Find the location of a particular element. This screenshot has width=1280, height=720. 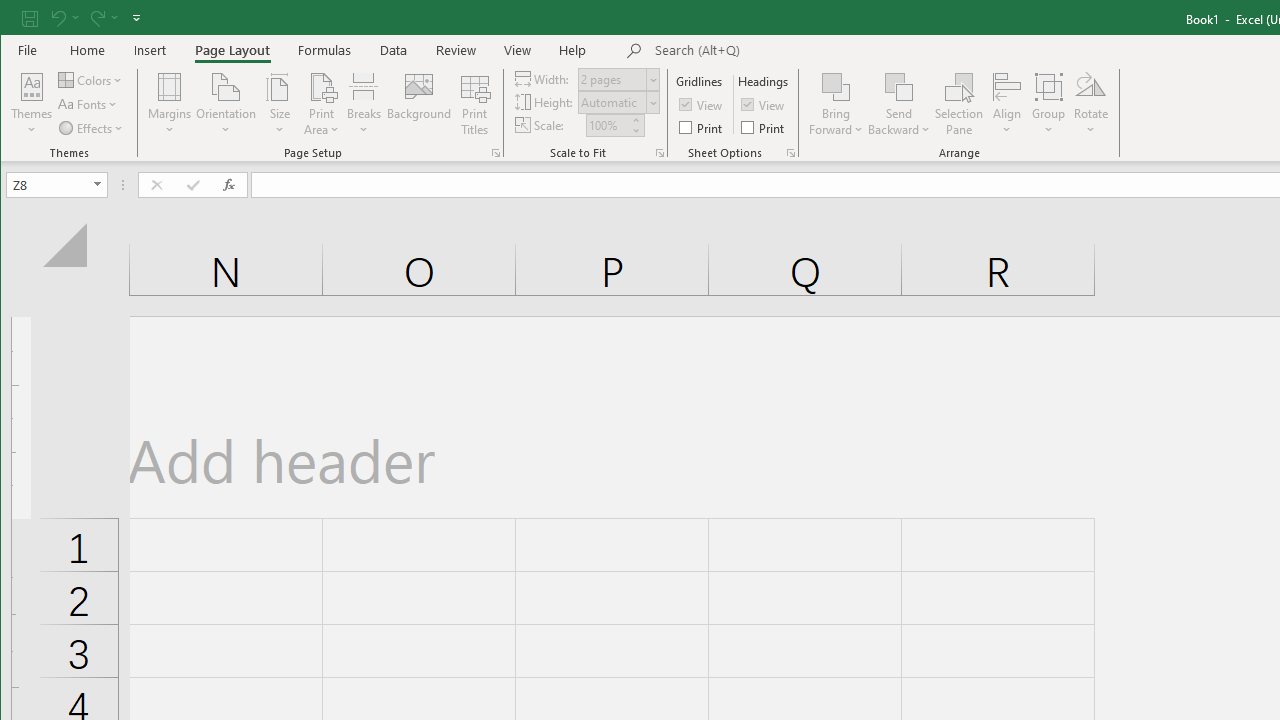

'Selection Pane...' is located at coordinates (958, 104).